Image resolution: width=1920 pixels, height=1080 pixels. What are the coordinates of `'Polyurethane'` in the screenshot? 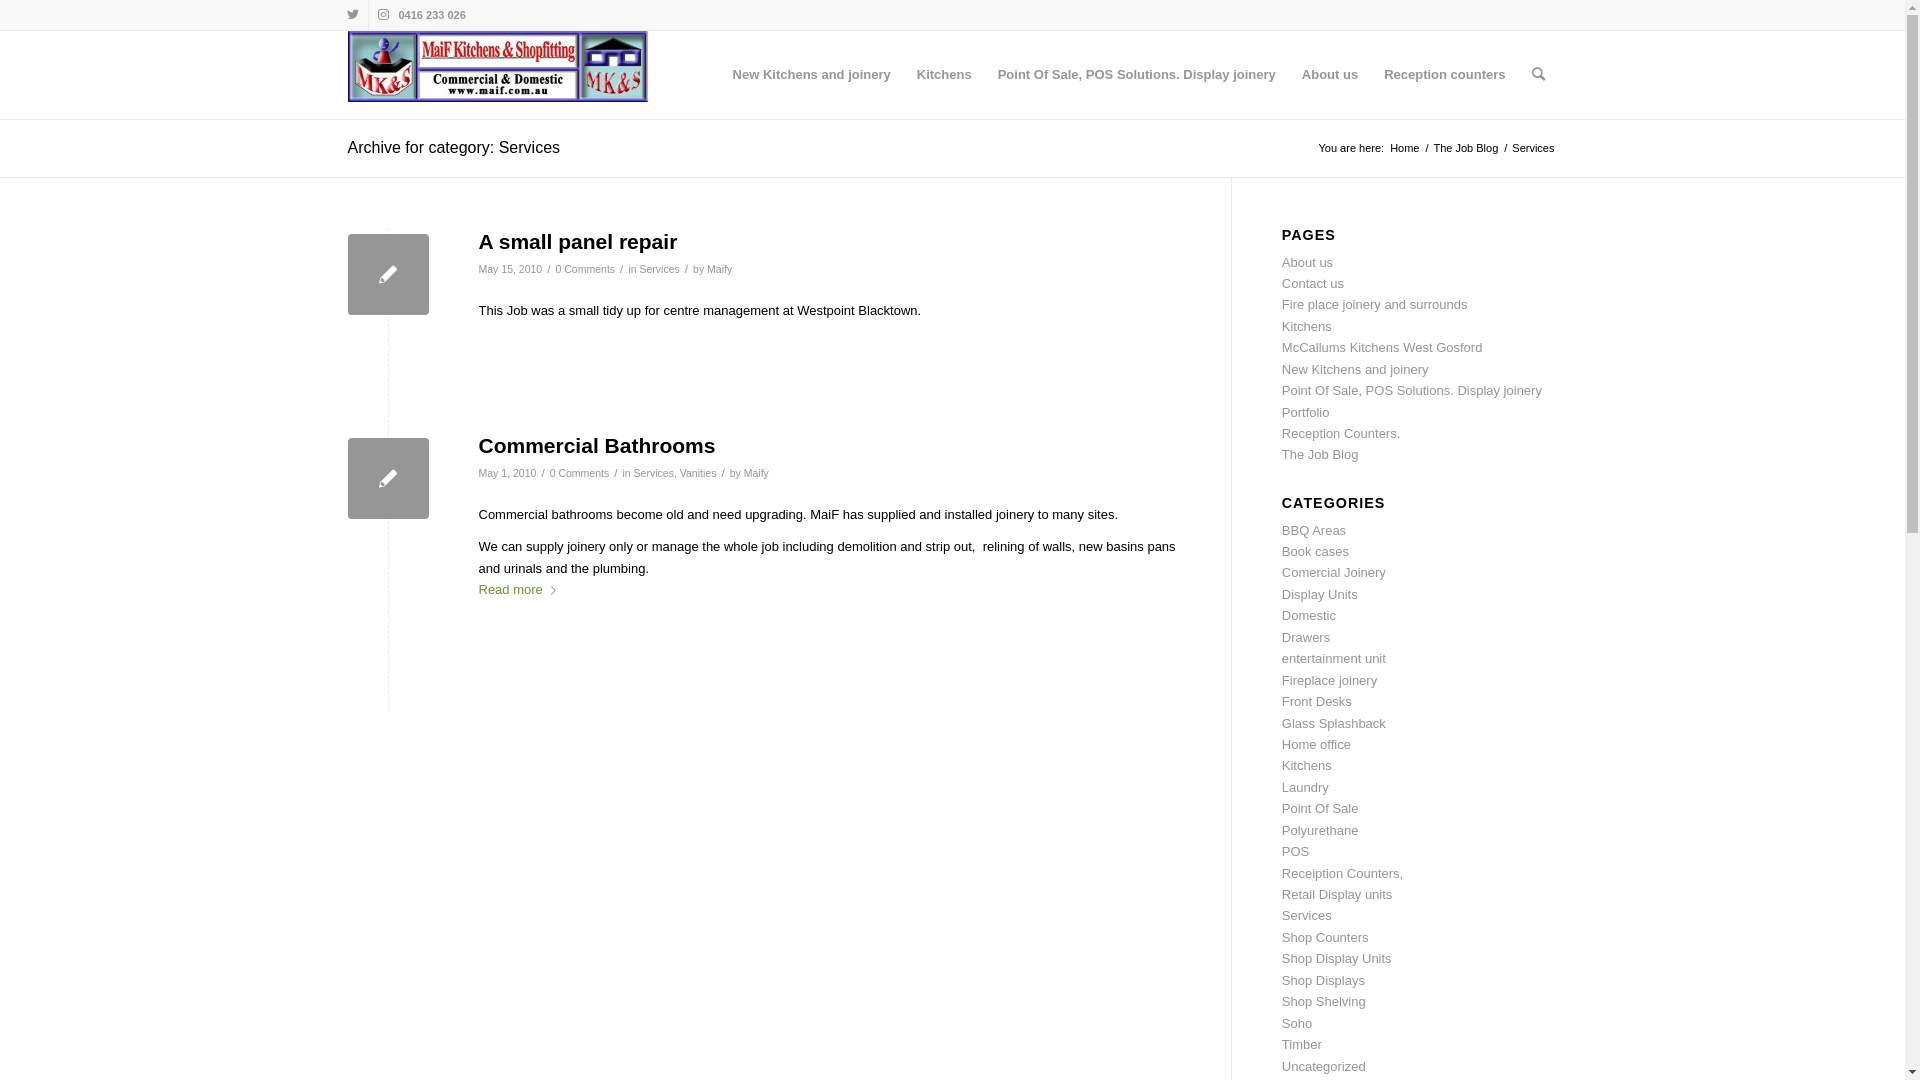 It's located at (1320, 830).